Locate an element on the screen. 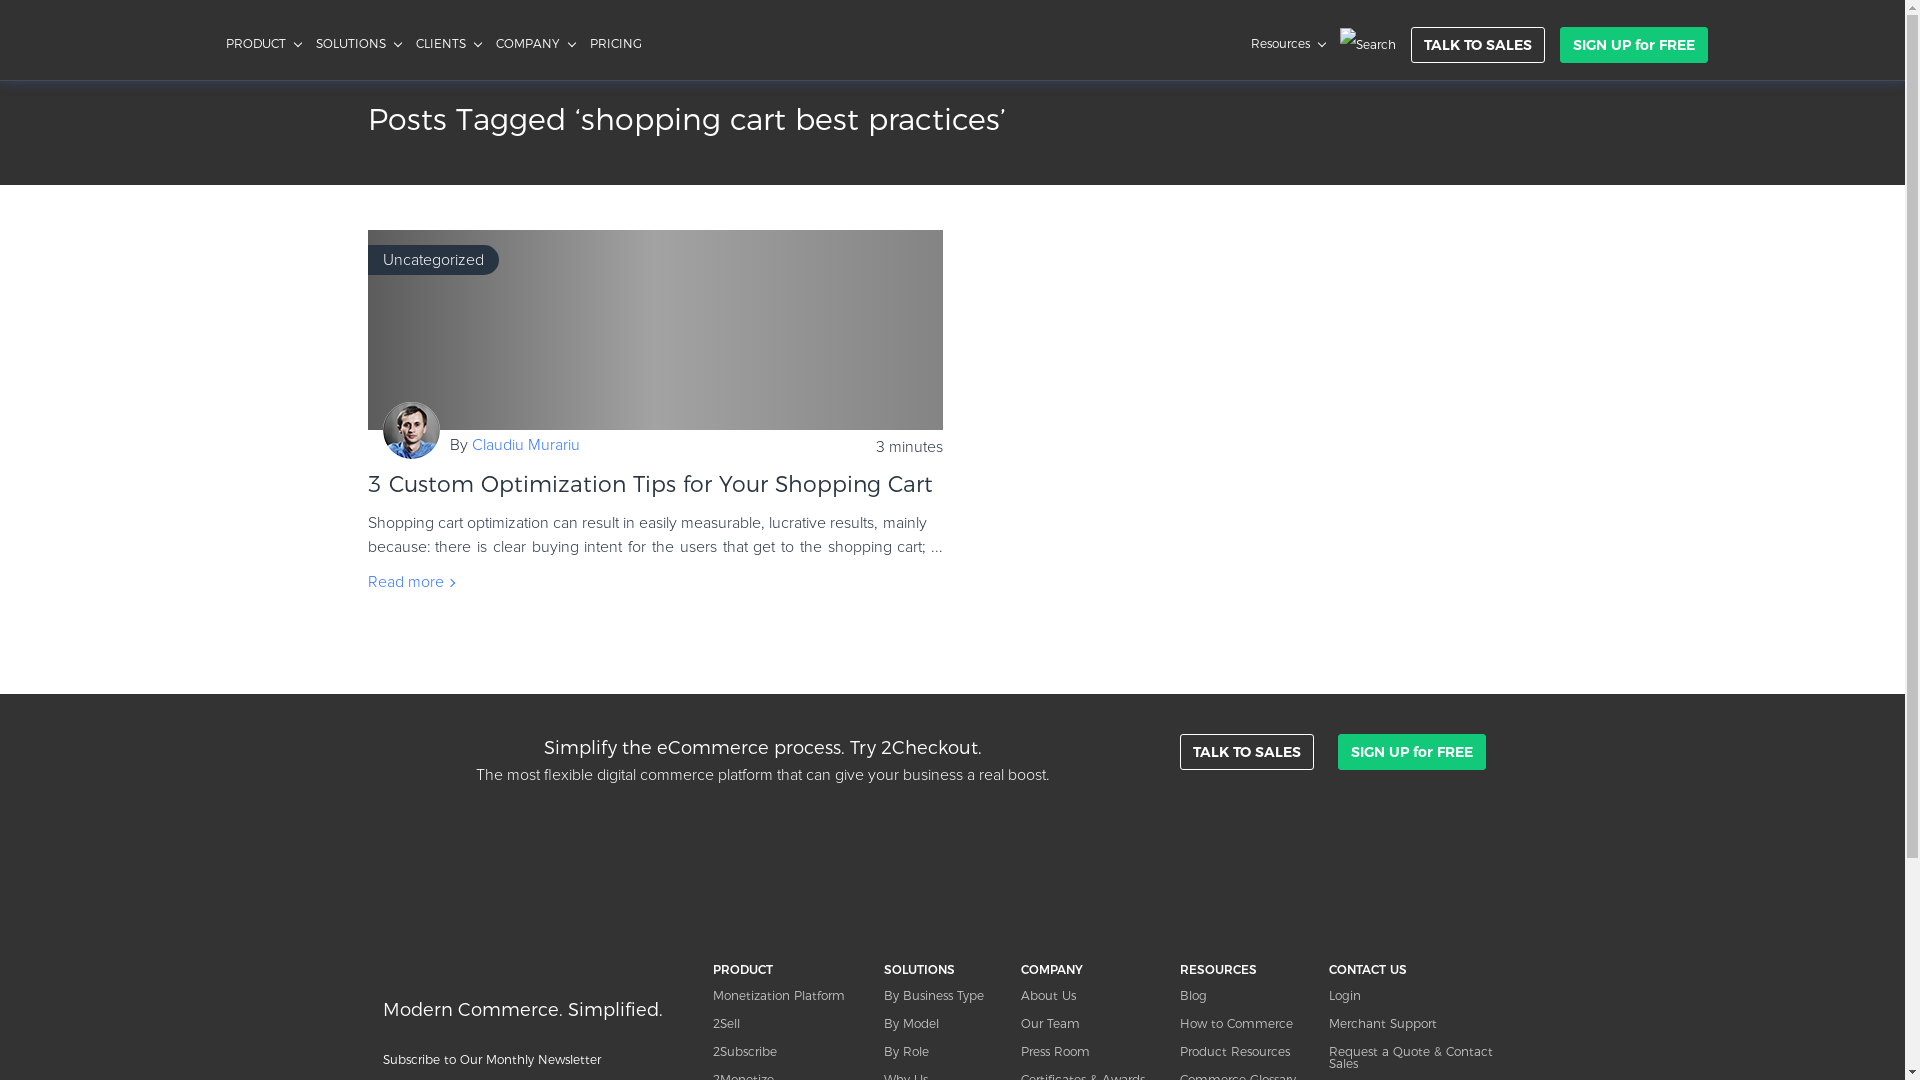 The image size is (1920, 1080). 'Request a Quote & Contact Sales' is located at coordinates (1329, 1056).